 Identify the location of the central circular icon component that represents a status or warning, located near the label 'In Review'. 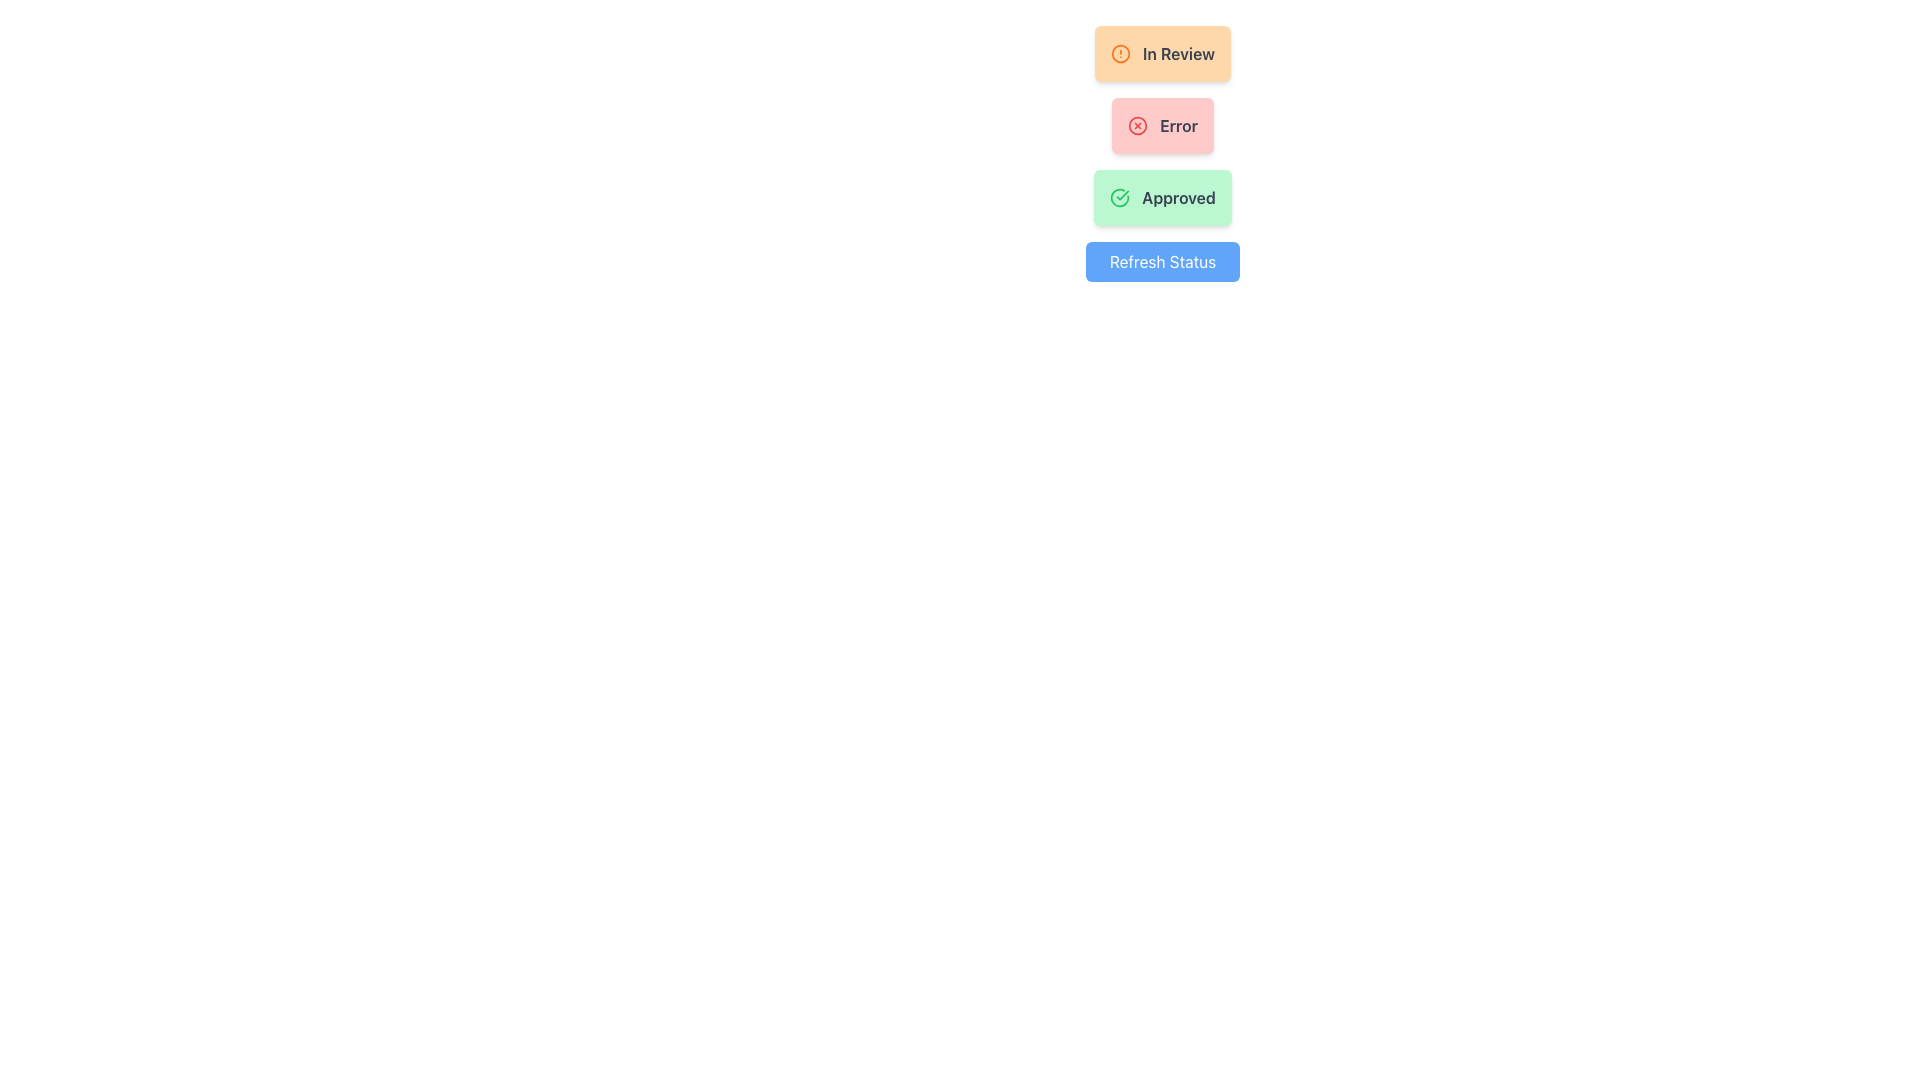
(1121, 53).